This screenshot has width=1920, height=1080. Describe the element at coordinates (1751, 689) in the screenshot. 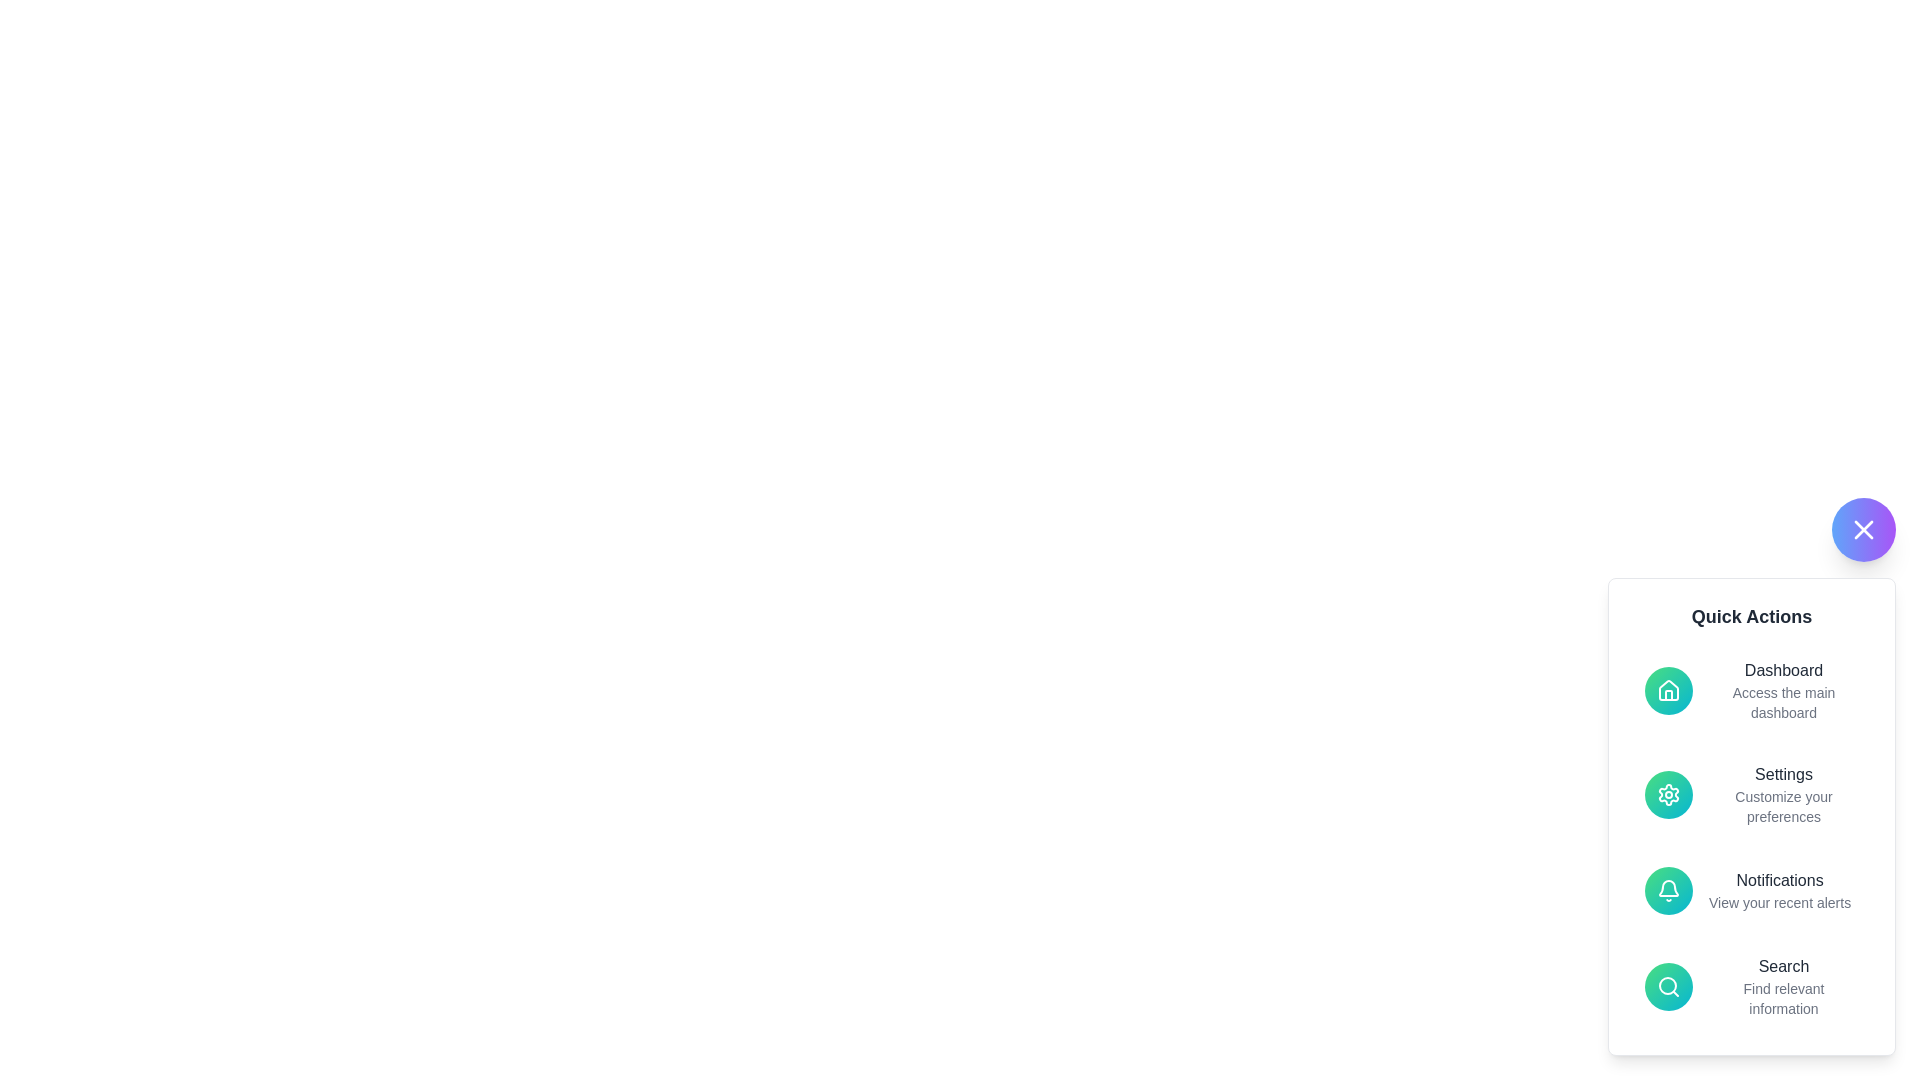

I see `the menu item labeled 'Dashboard' to highlight it` at that location.